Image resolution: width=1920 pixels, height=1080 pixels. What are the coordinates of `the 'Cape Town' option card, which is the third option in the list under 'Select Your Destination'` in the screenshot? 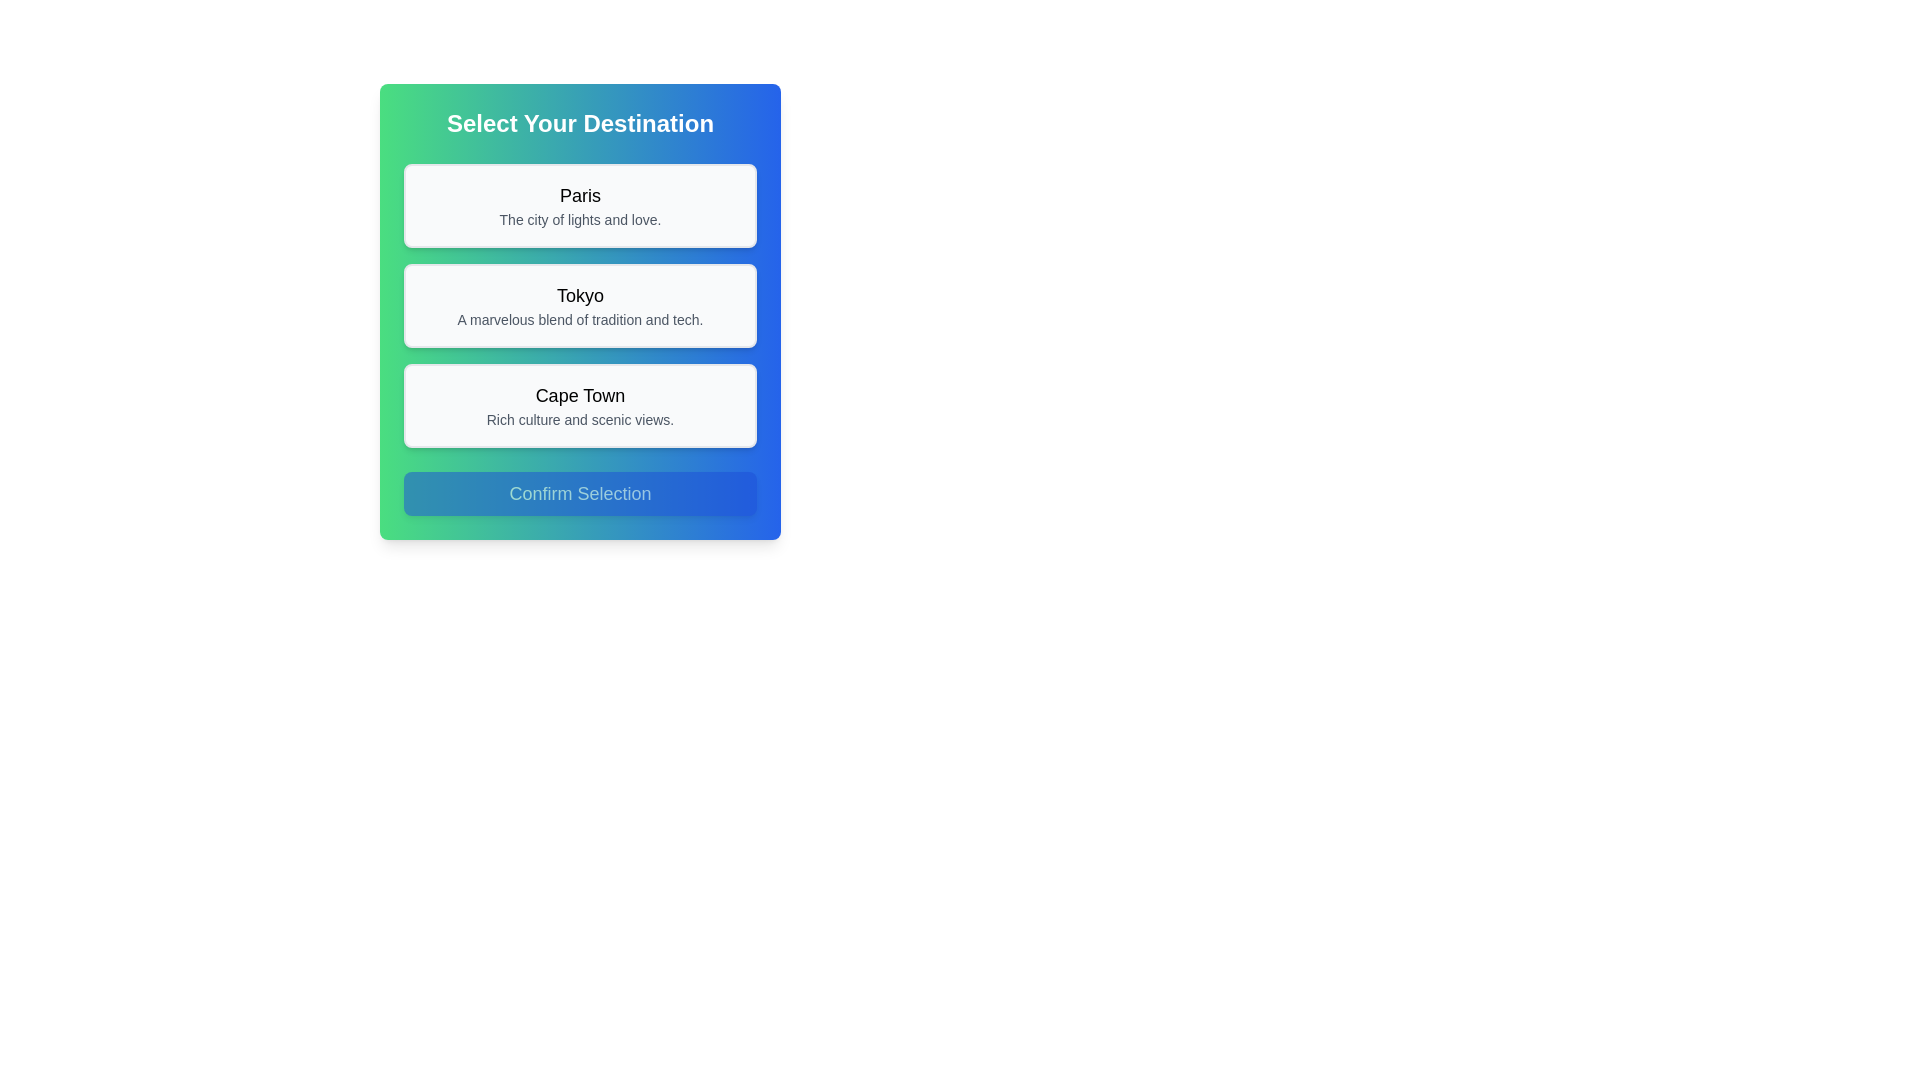 It's located at (579, 405).